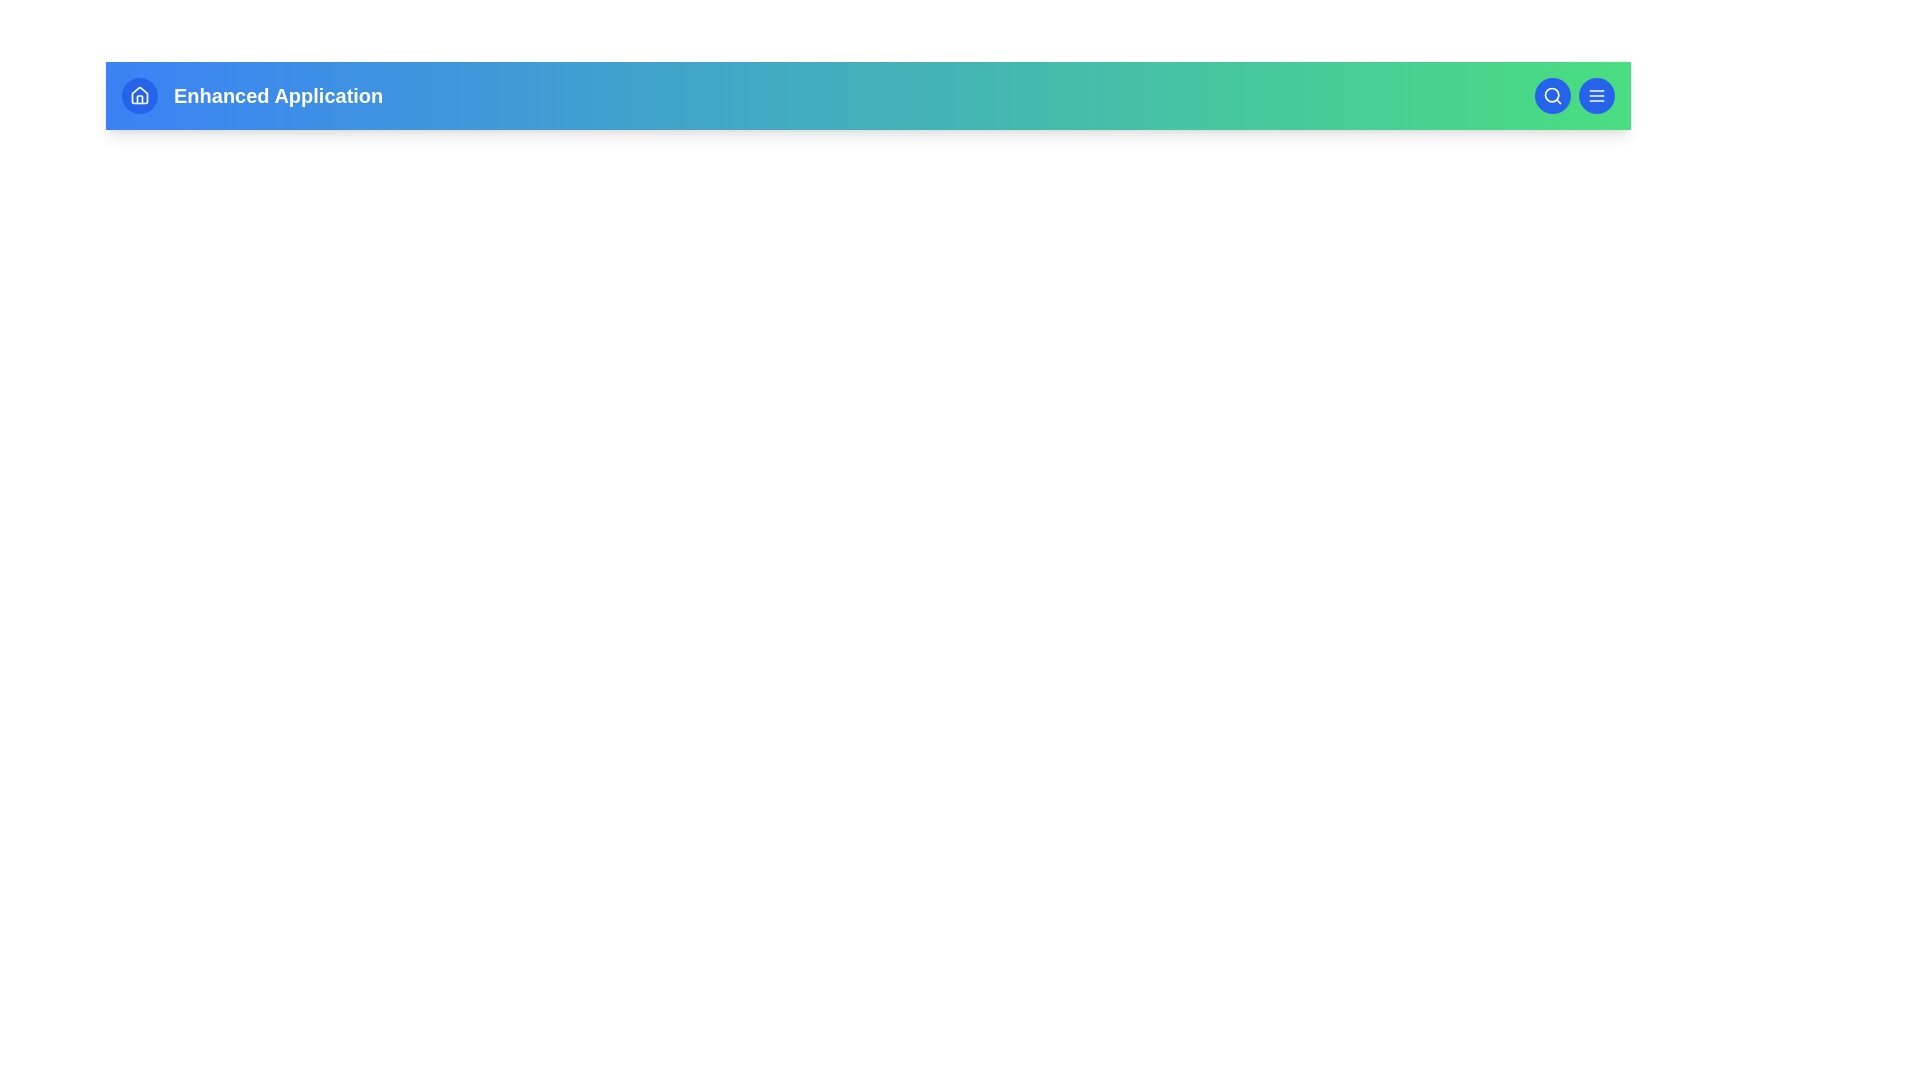 This screenshot has width=1920, height=1080. What do you see at coordinates (1552, 96) in the screenshot?
I see `the search icon button located in the top-right corner of the application interface` at bounding box center [1552, 96].